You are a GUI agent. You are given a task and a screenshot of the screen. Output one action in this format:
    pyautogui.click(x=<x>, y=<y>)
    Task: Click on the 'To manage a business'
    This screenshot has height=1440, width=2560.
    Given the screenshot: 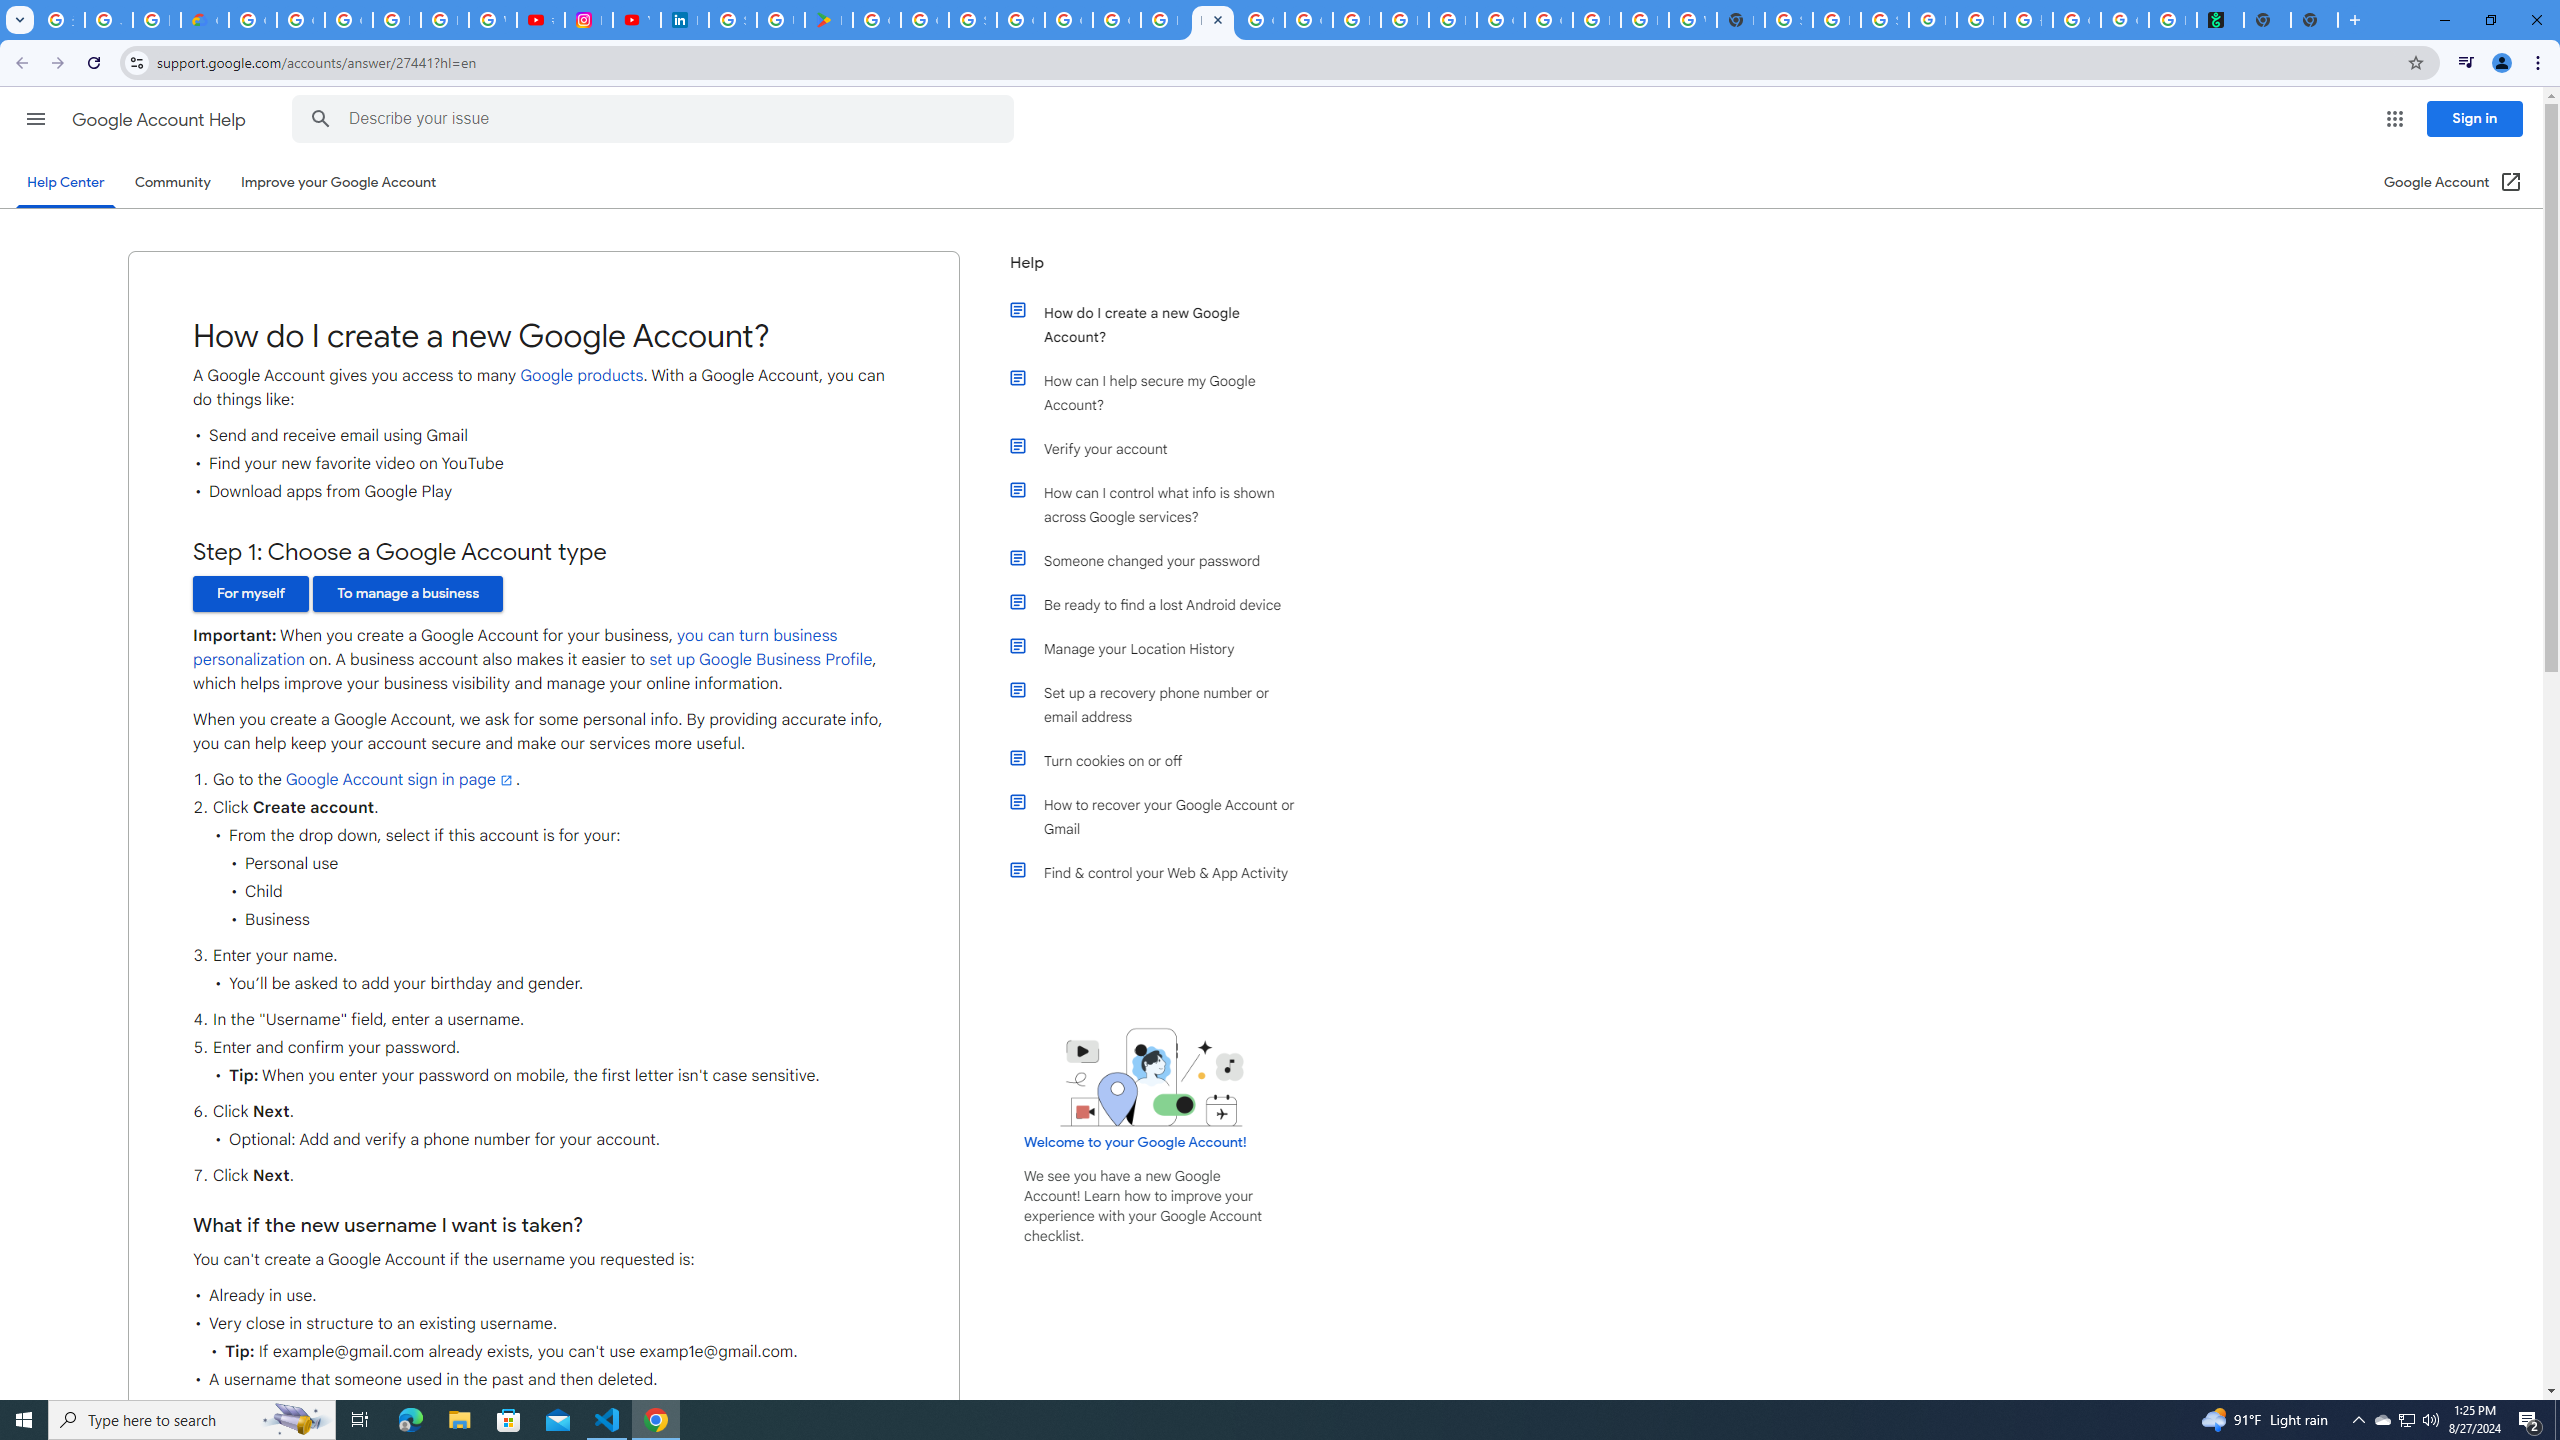 What is the action you would take?
    pyautogui.click(x=407, y=593)
    